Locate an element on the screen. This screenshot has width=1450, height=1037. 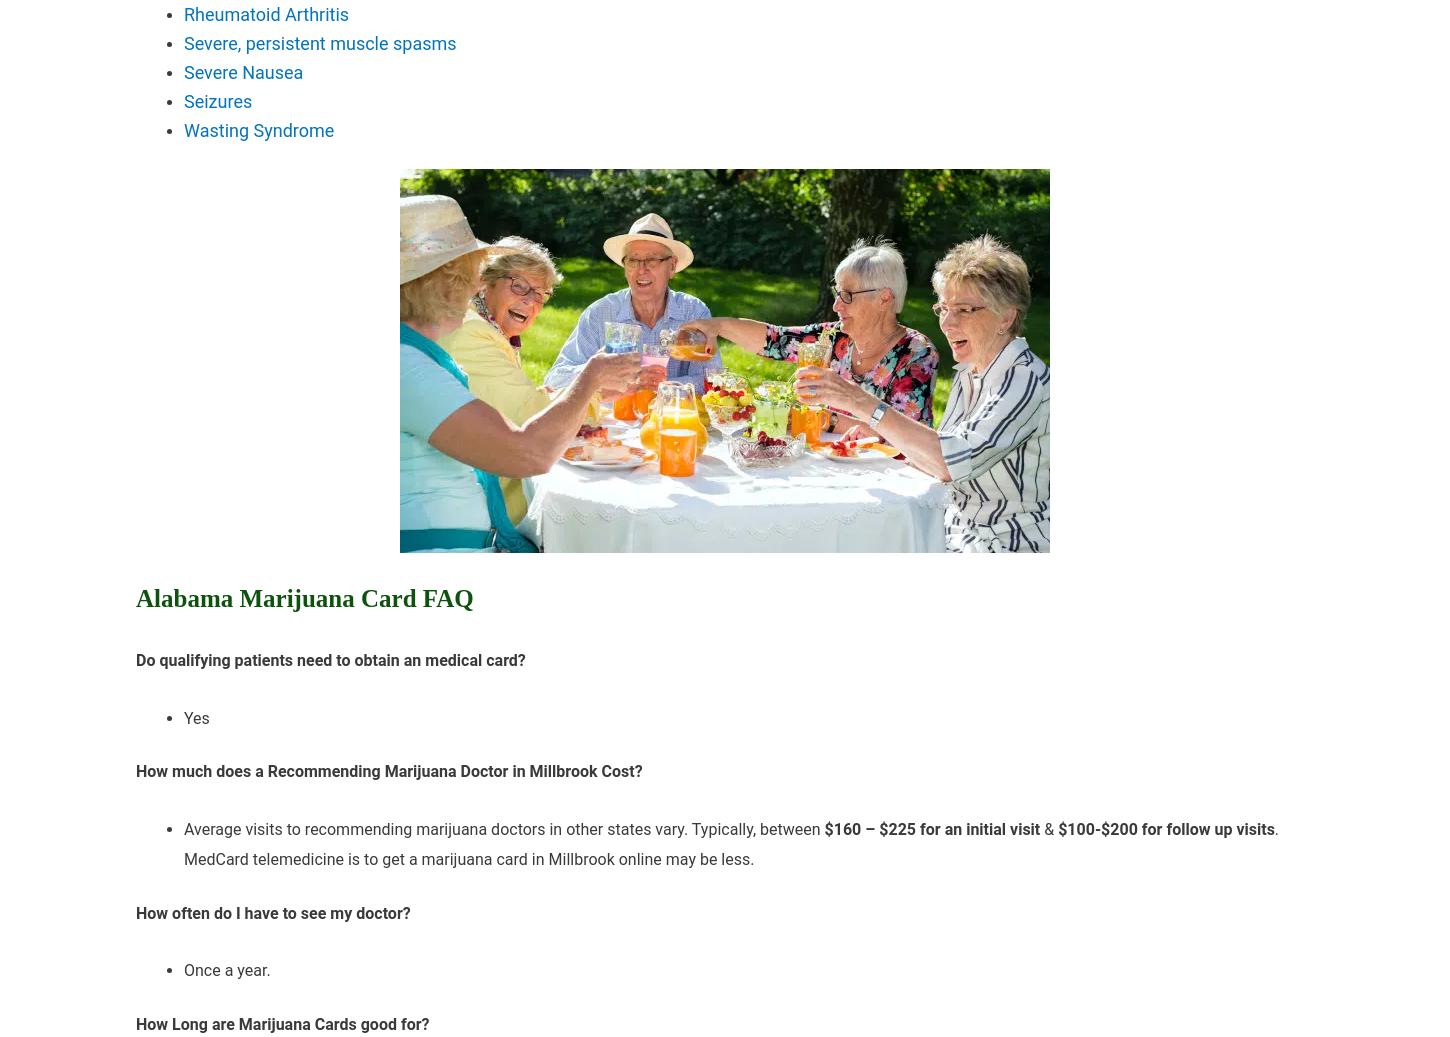
'Wasting Syndrome' is located at coordinates (258, 128).